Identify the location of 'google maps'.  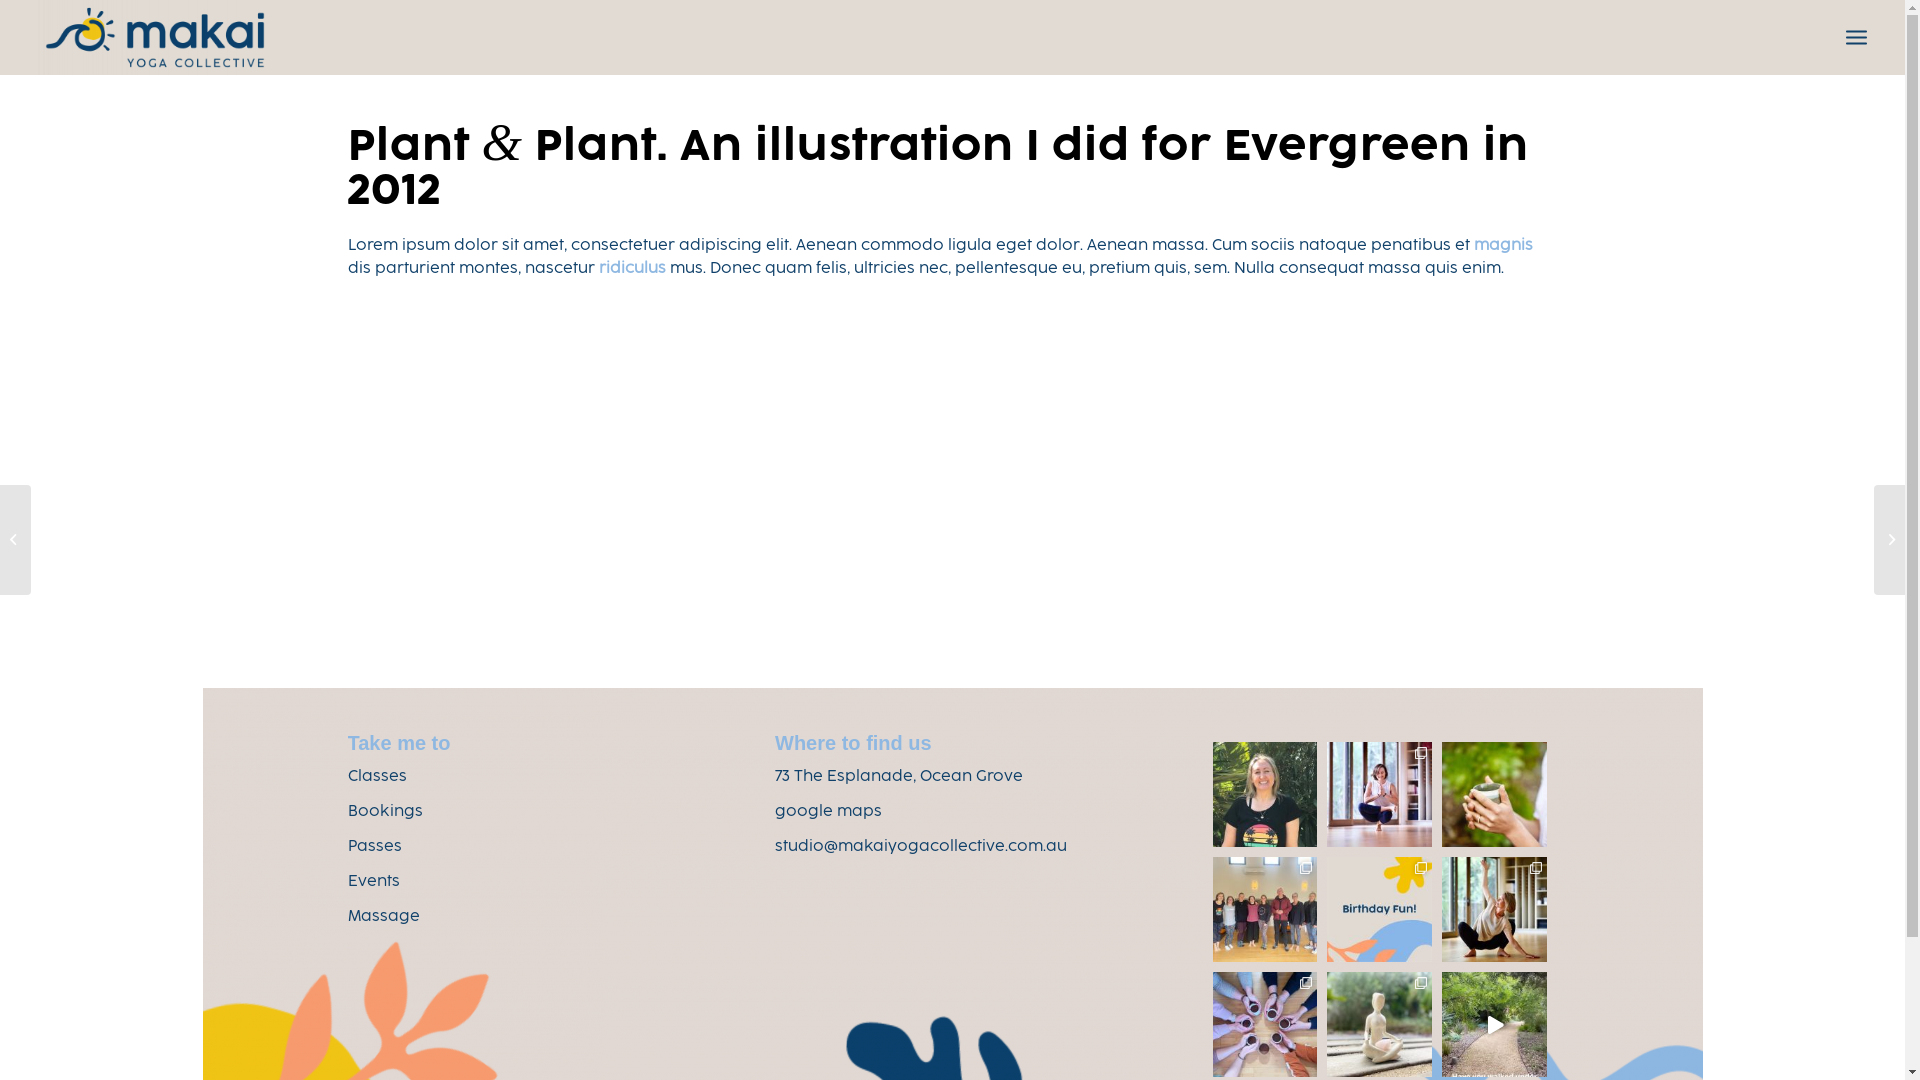
(828, 812).